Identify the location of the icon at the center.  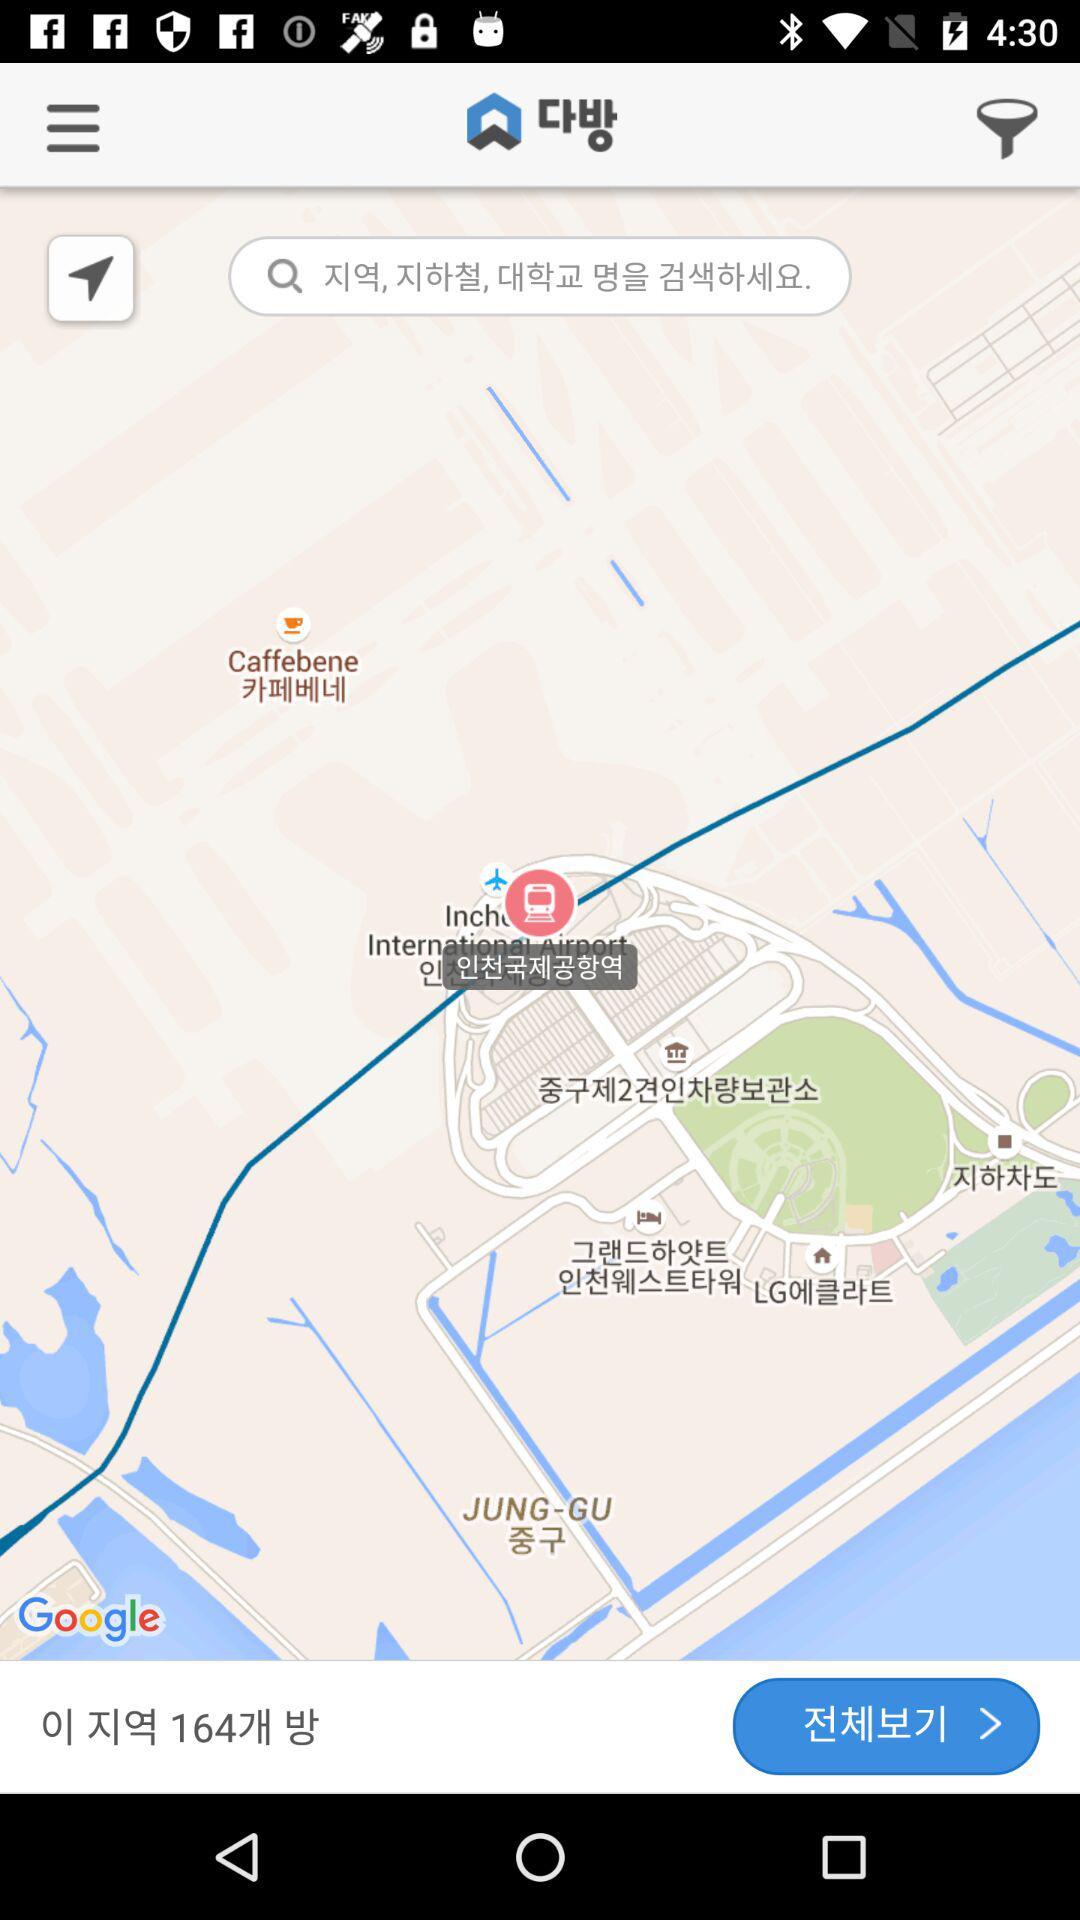
(540, 924).